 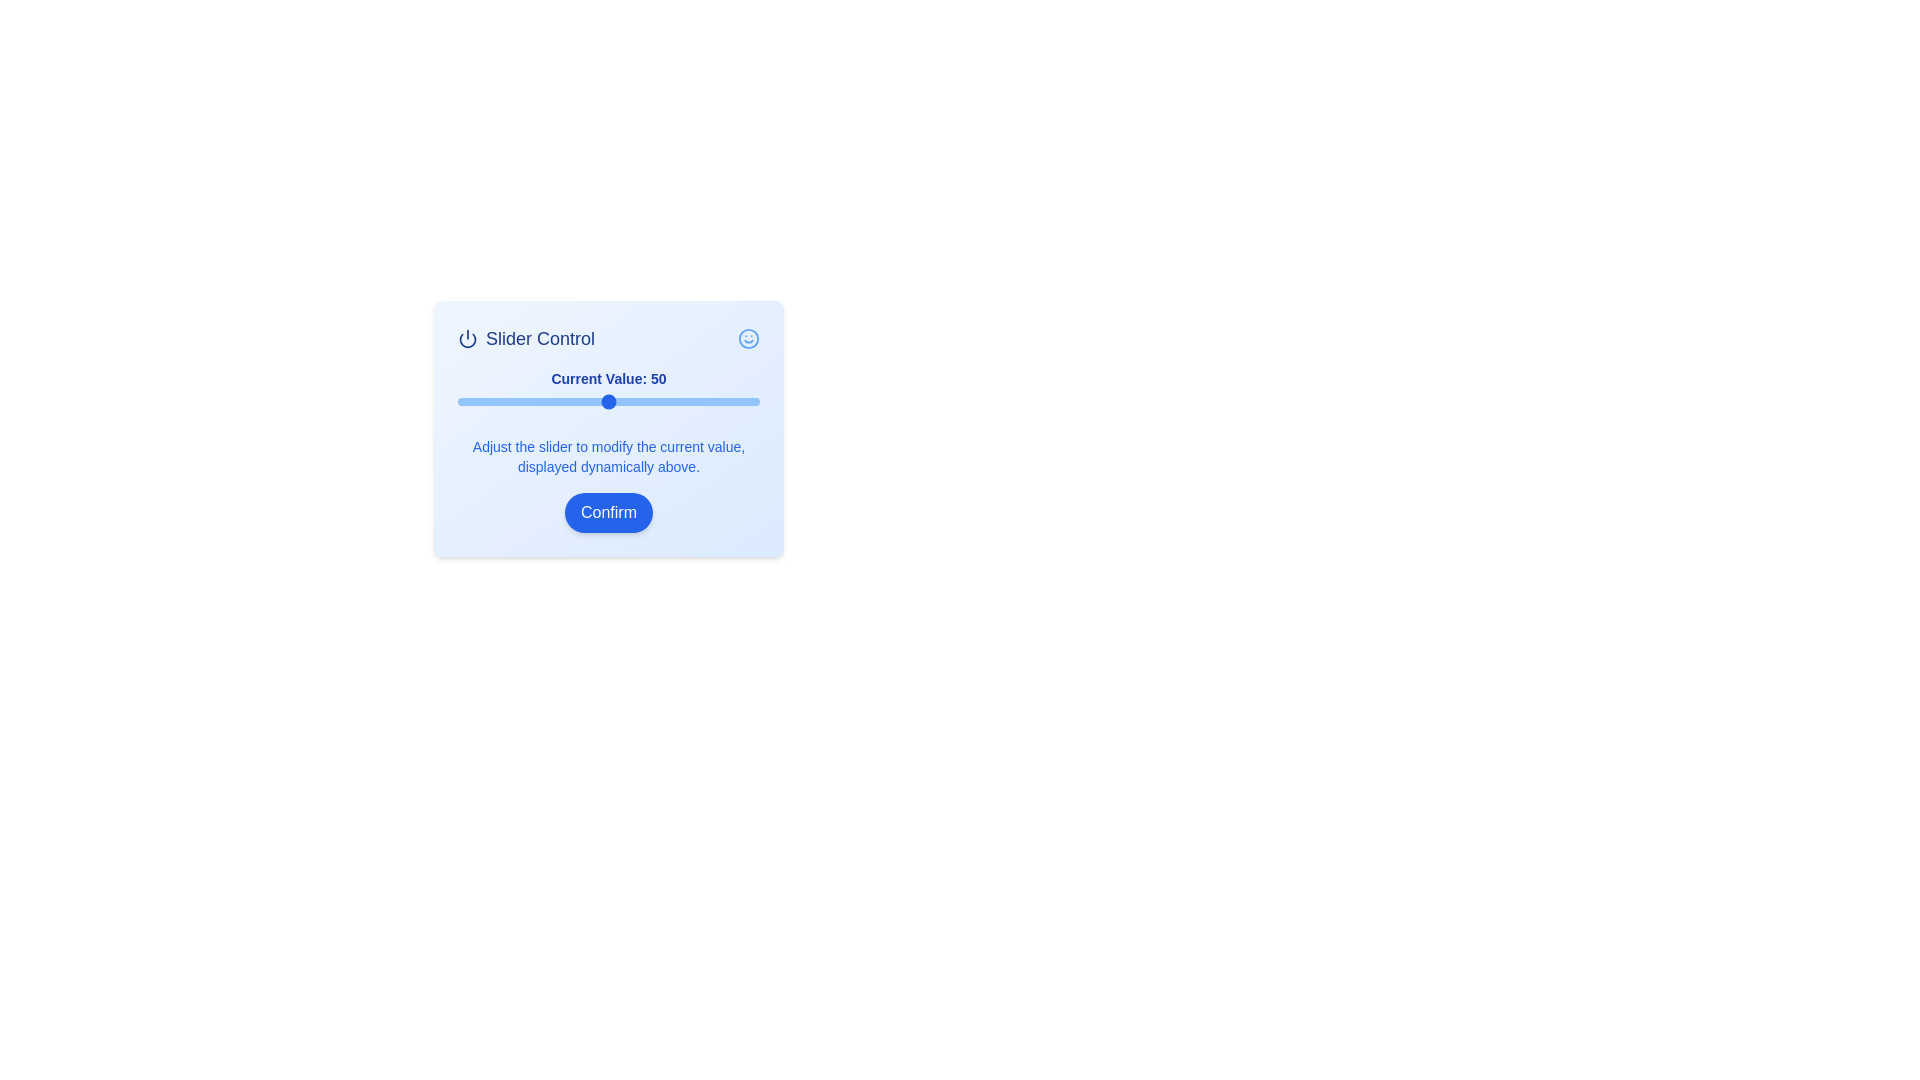 What do you see at coordinates (722, 401) in the screenshot?
I see `the slider value` at bounding box center [722, 401].